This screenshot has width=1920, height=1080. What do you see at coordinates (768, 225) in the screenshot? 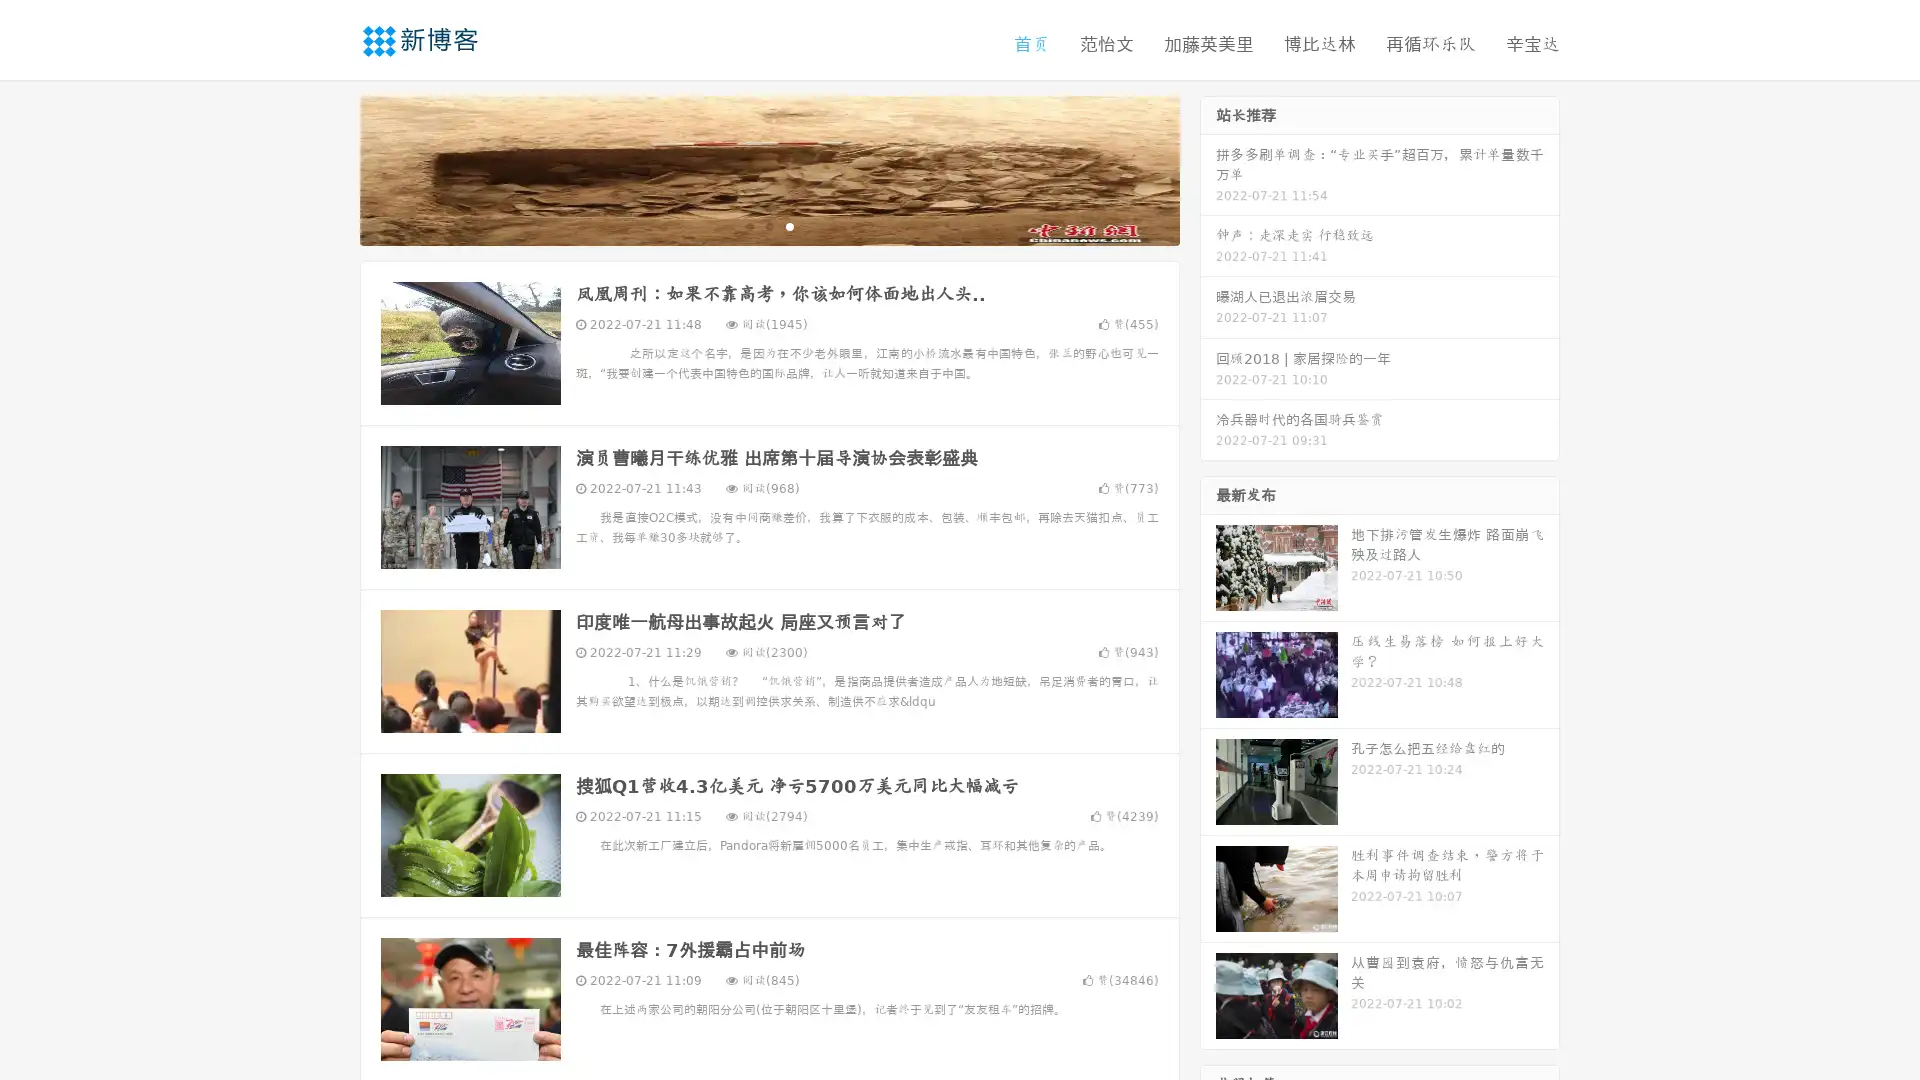
I see `Go to slide 2` at bounding box center [768, 225].